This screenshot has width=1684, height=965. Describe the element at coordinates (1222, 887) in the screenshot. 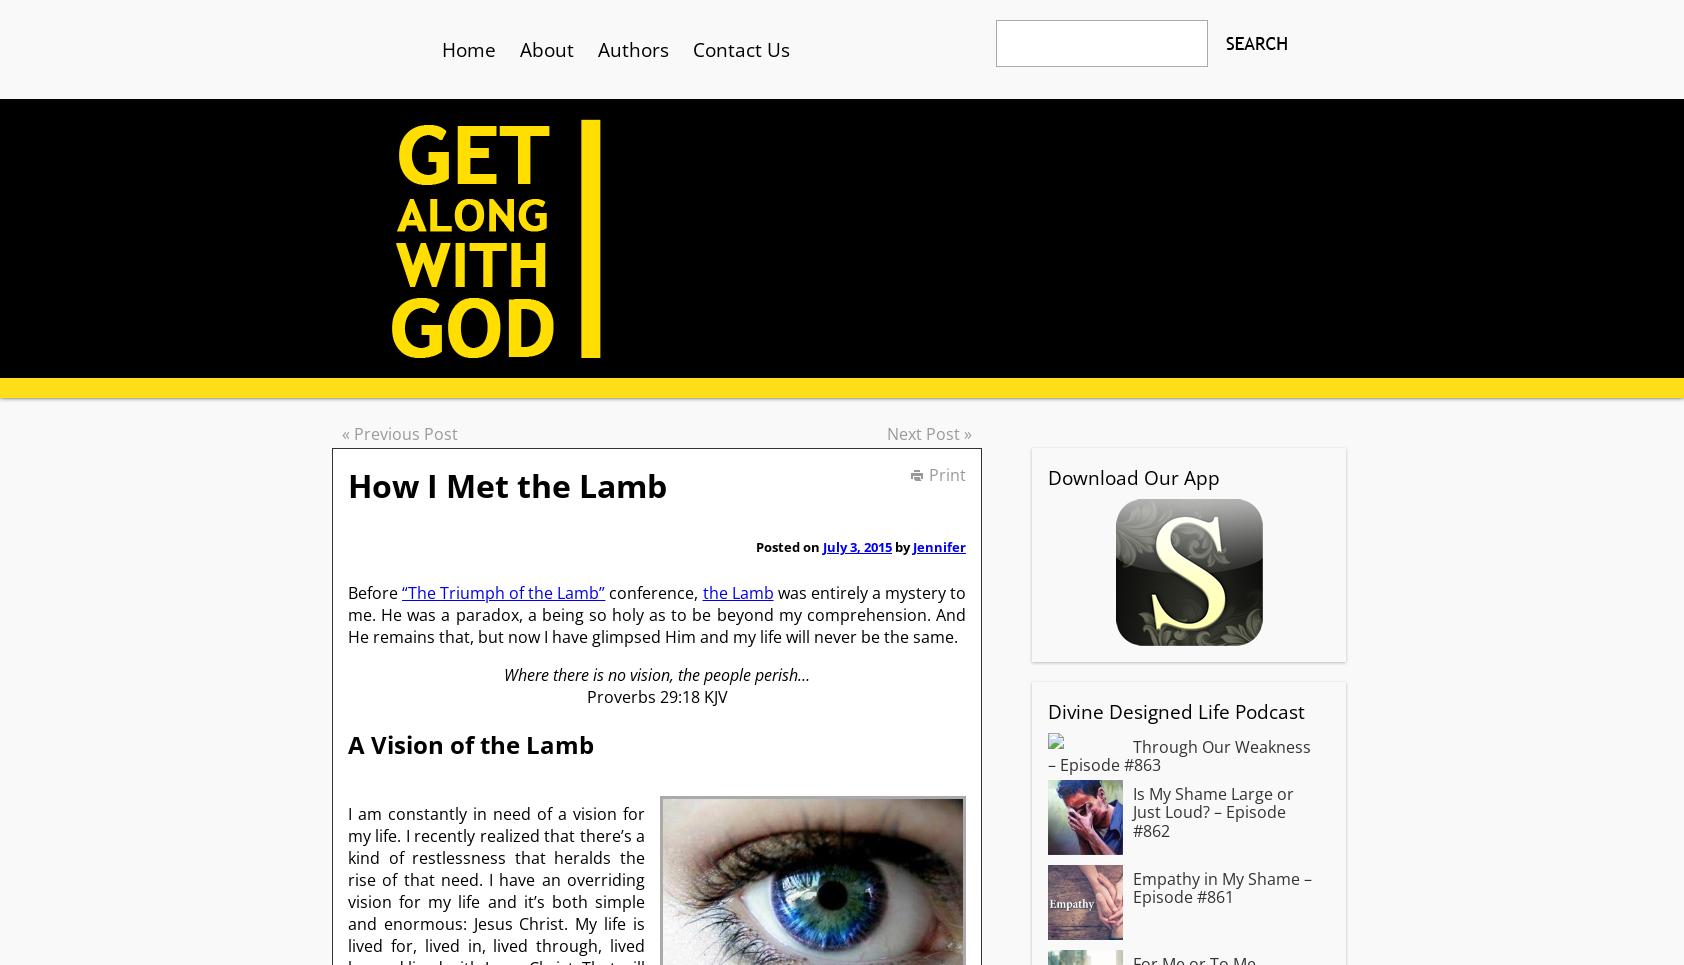

I see `'Empathy in My Shame – Episode #861'` at that location.